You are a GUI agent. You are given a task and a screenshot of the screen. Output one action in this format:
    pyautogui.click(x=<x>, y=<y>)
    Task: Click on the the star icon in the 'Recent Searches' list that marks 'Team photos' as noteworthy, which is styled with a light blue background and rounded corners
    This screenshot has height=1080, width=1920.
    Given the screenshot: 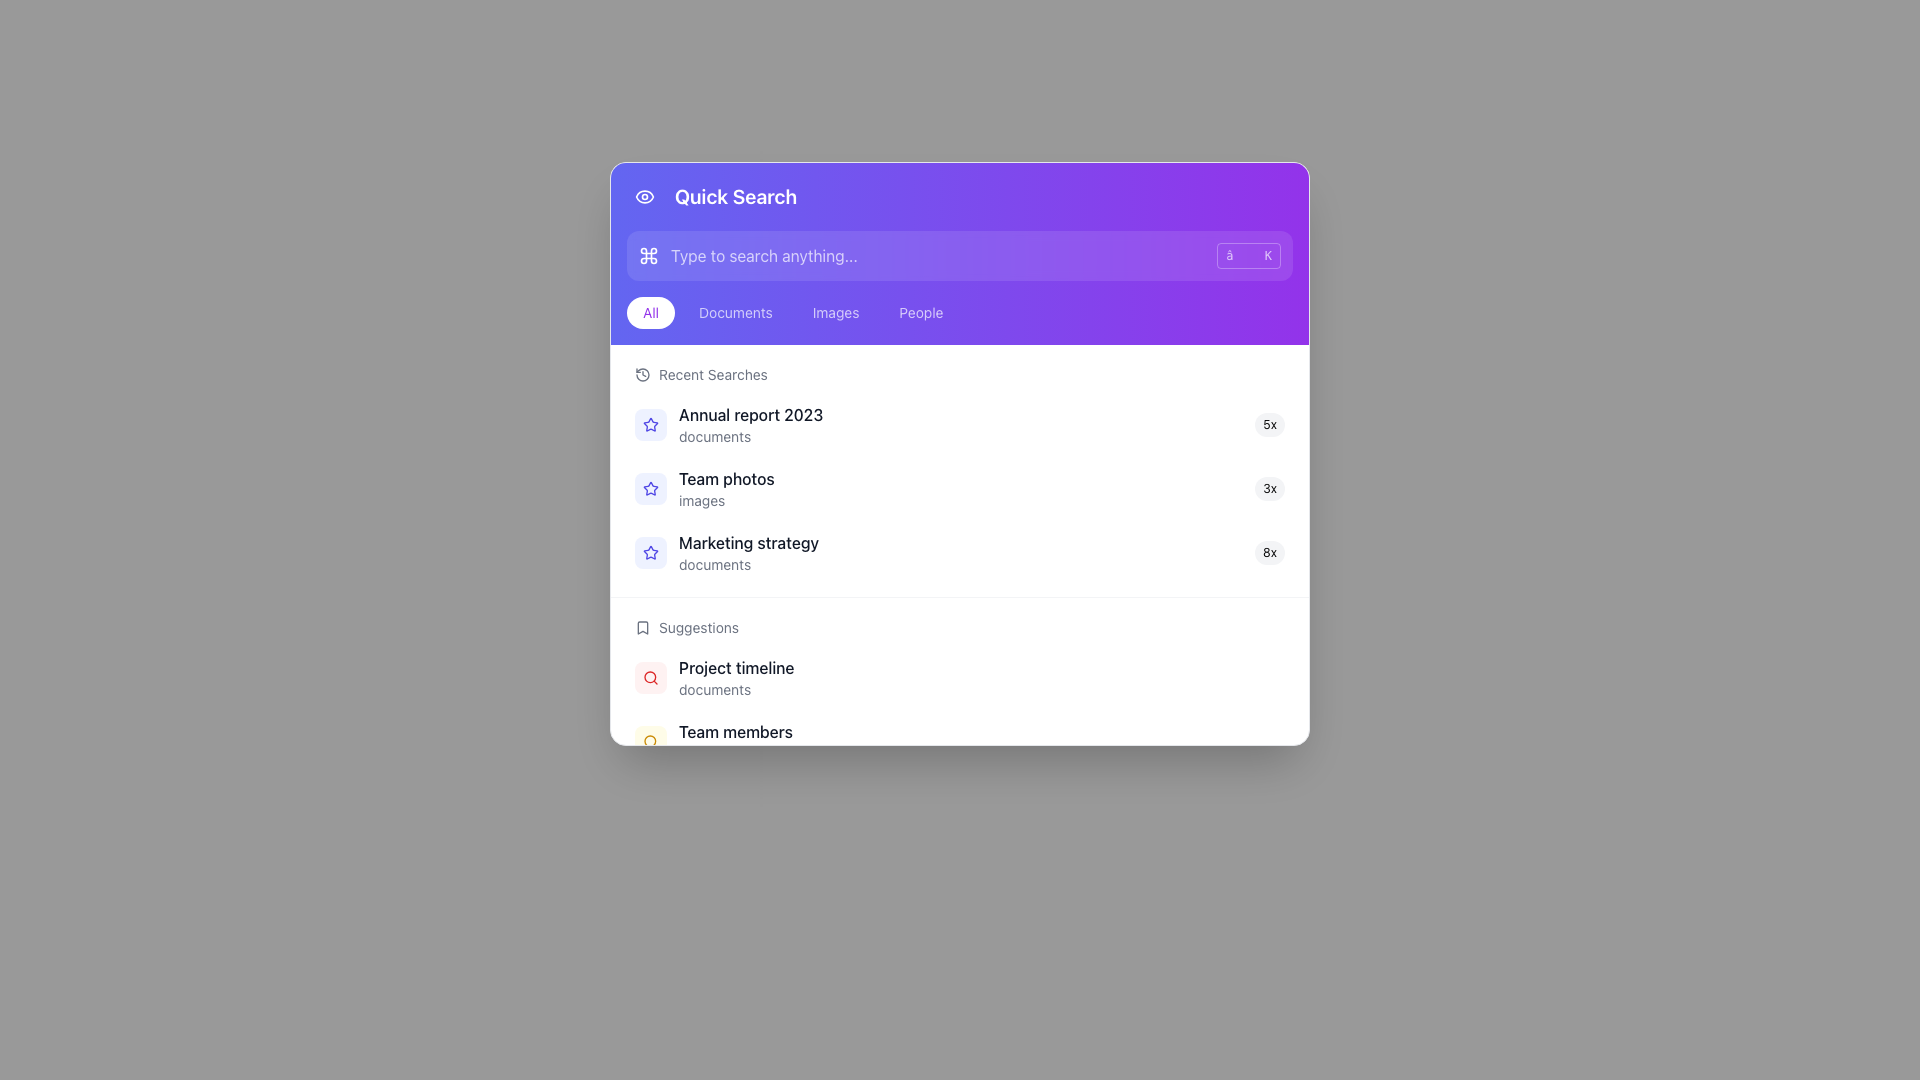 What is the action you would take?
    pyautogui.click(x=651, y=423)
    